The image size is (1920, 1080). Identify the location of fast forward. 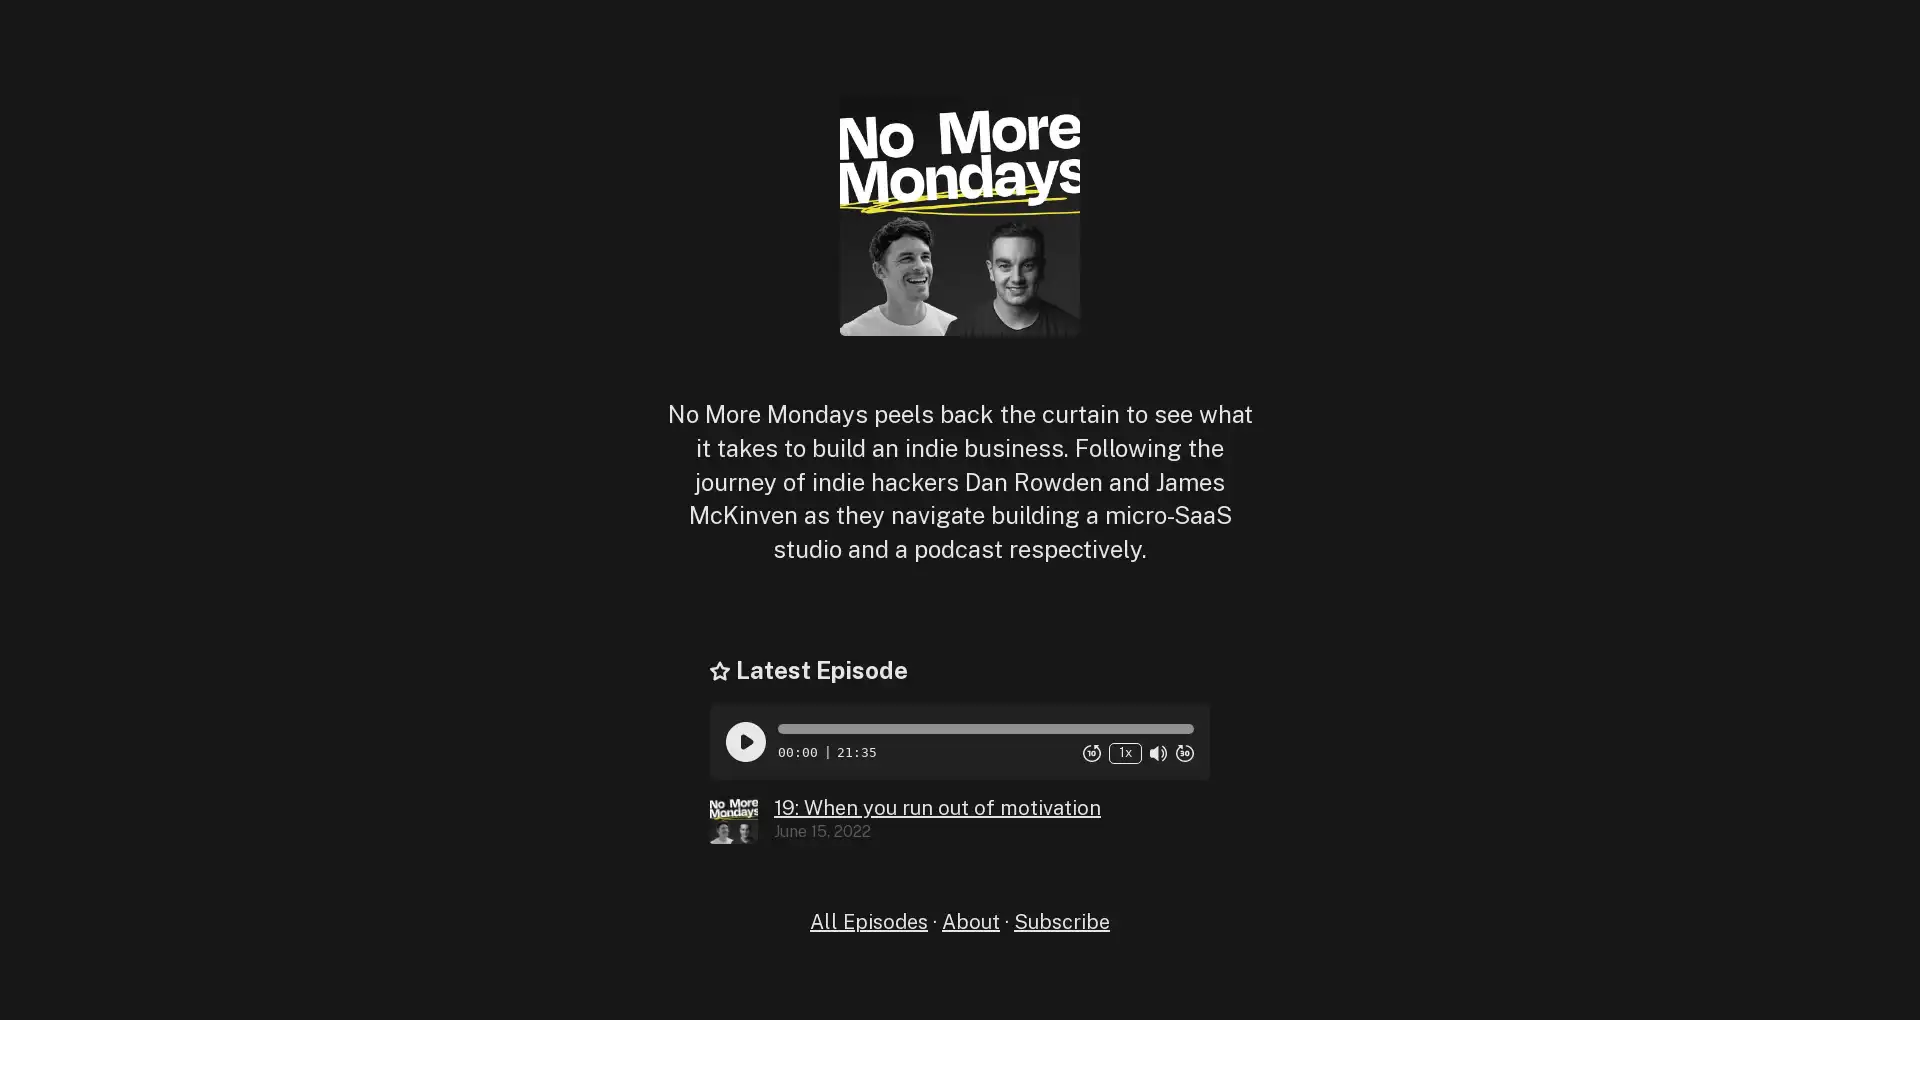
(1184, 752).